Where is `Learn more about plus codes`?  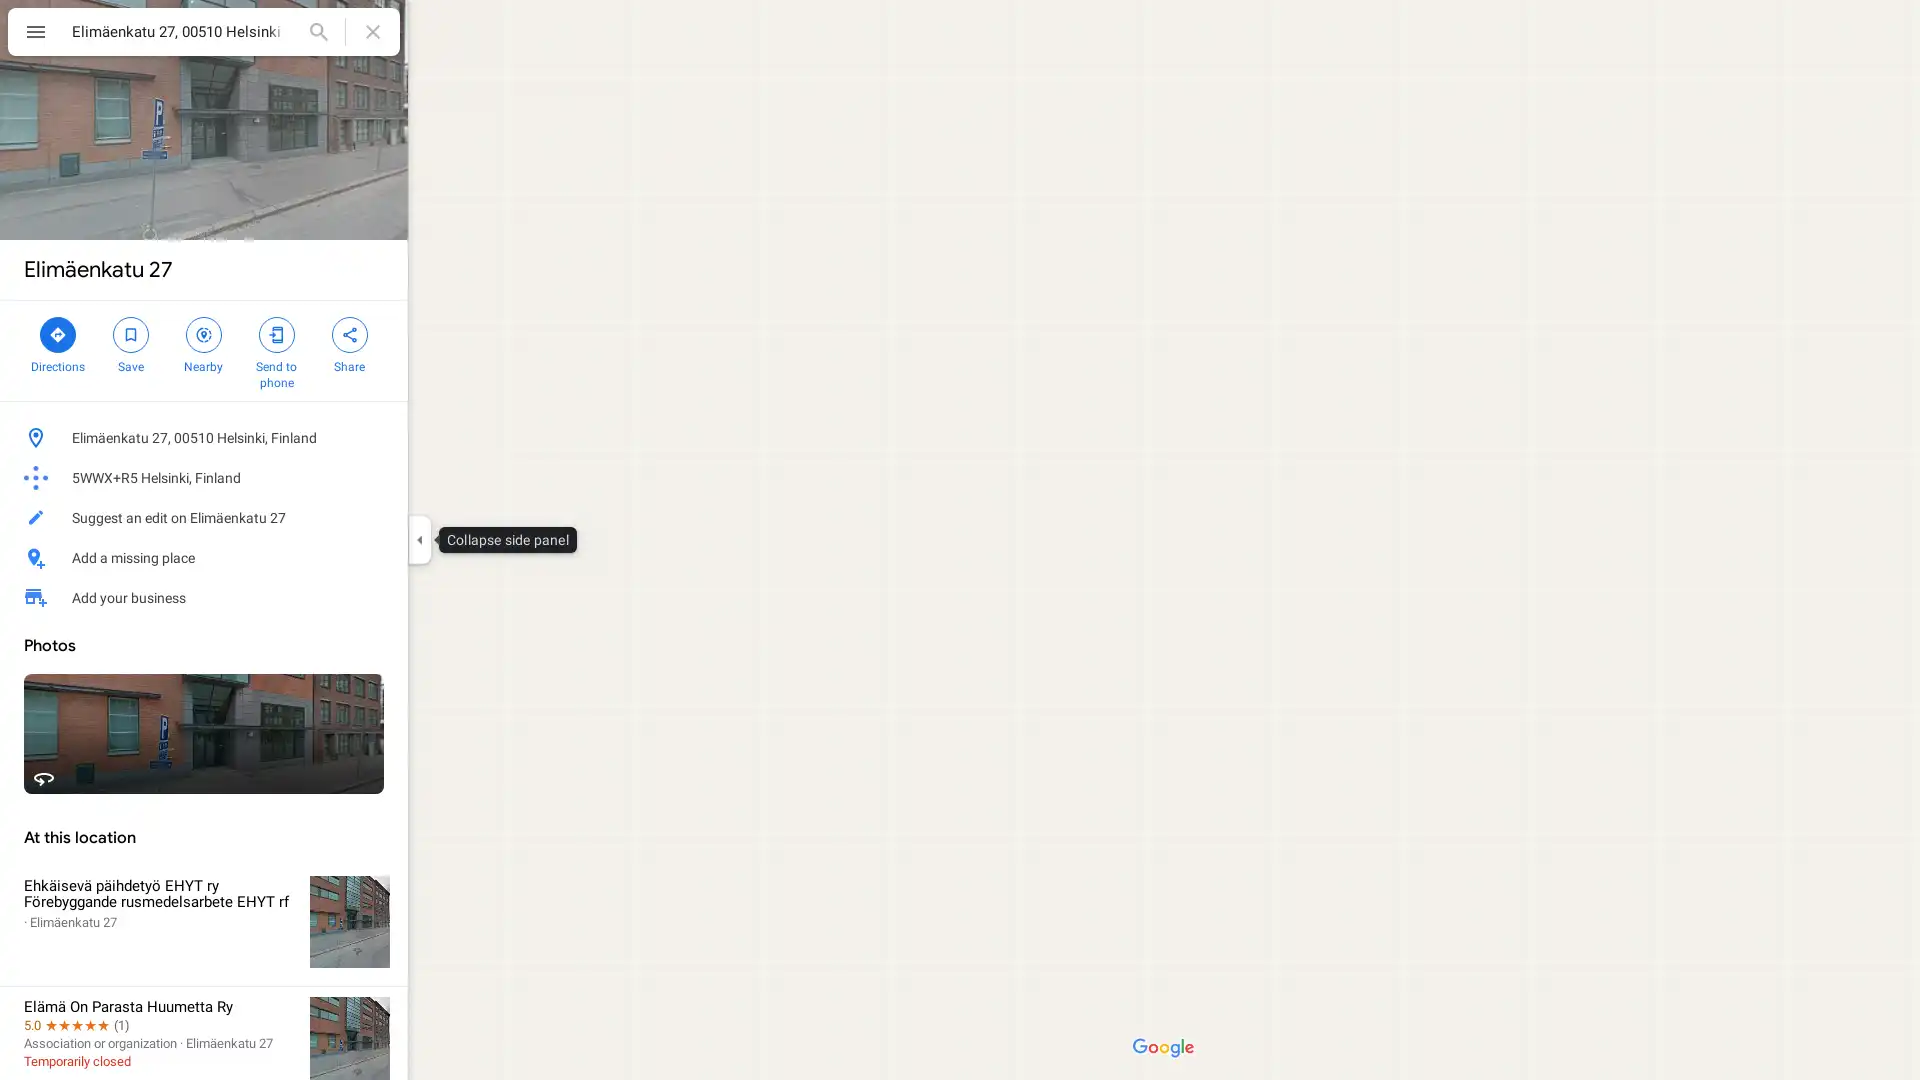
Learn more about plus codes is located at coordinates (383, 478).